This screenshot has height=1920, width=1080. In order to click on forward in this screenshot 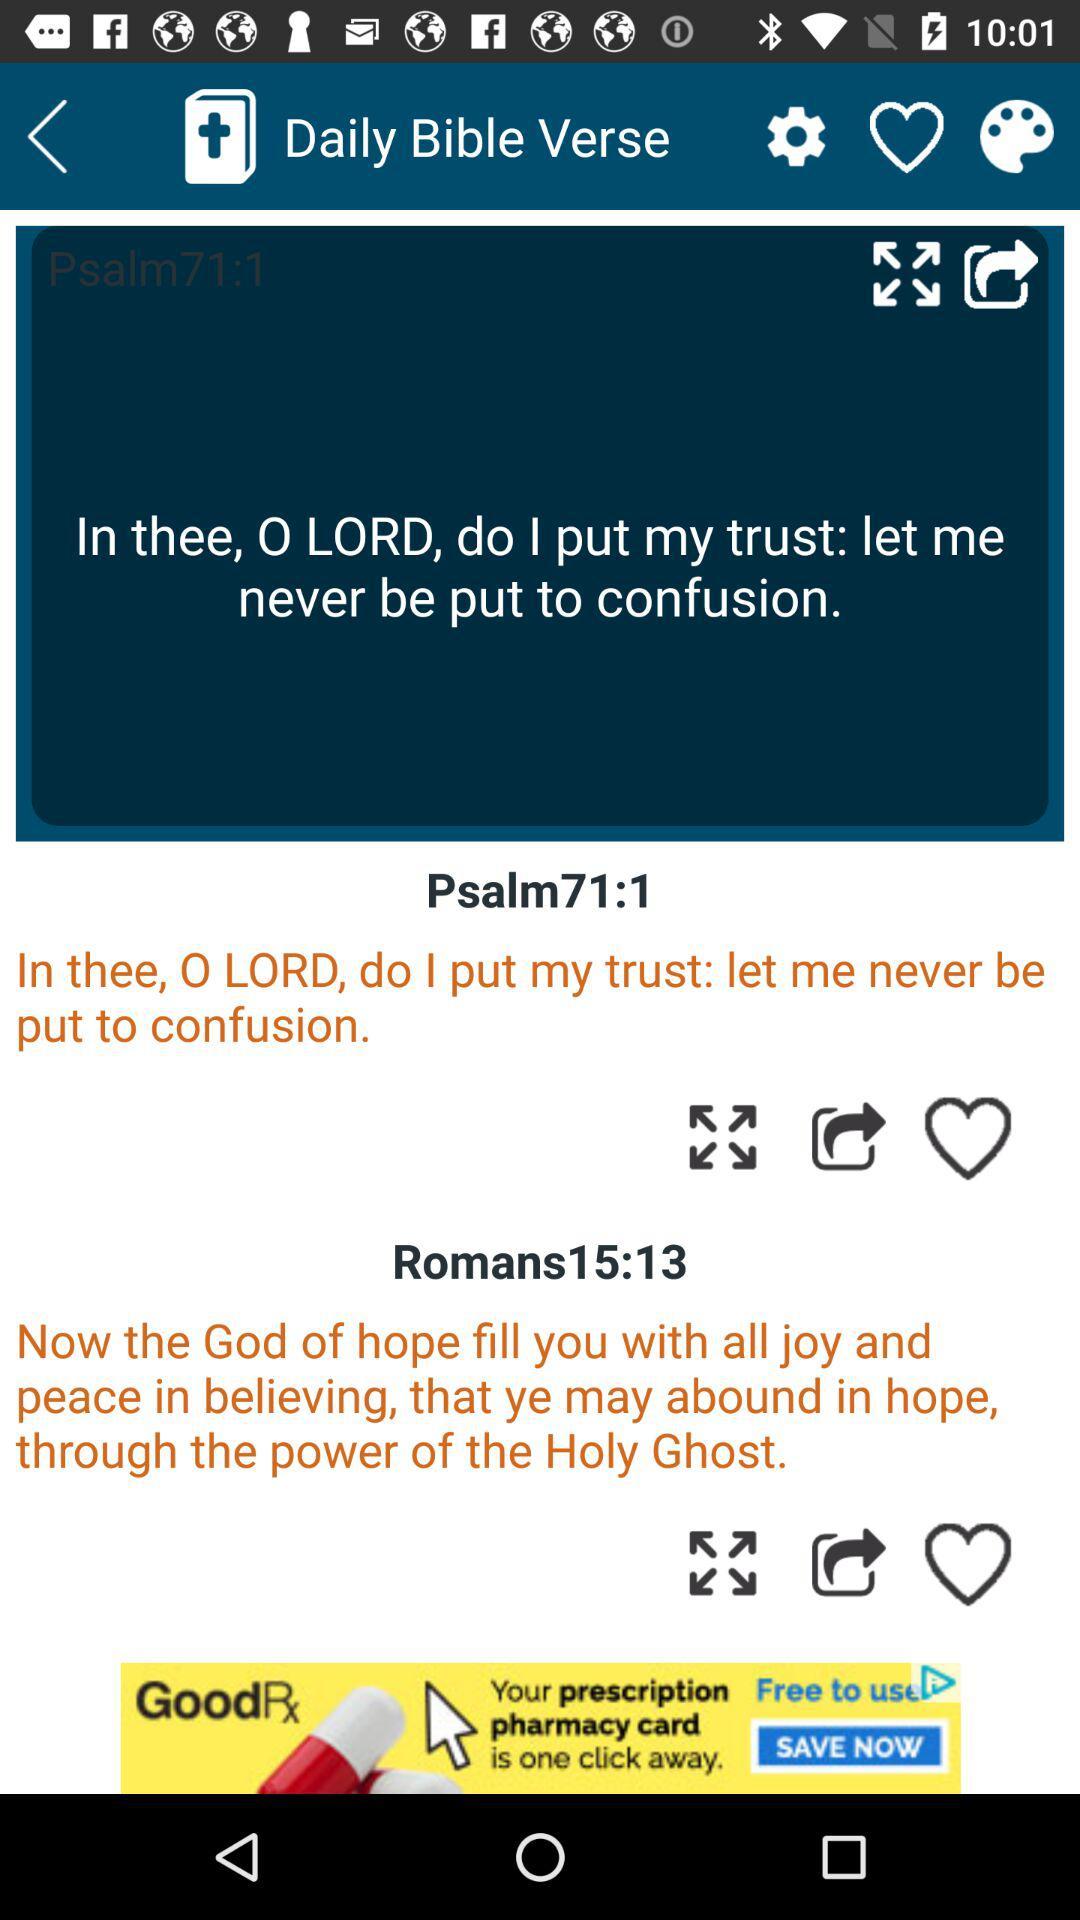, I will do `click(1001, 272)`.